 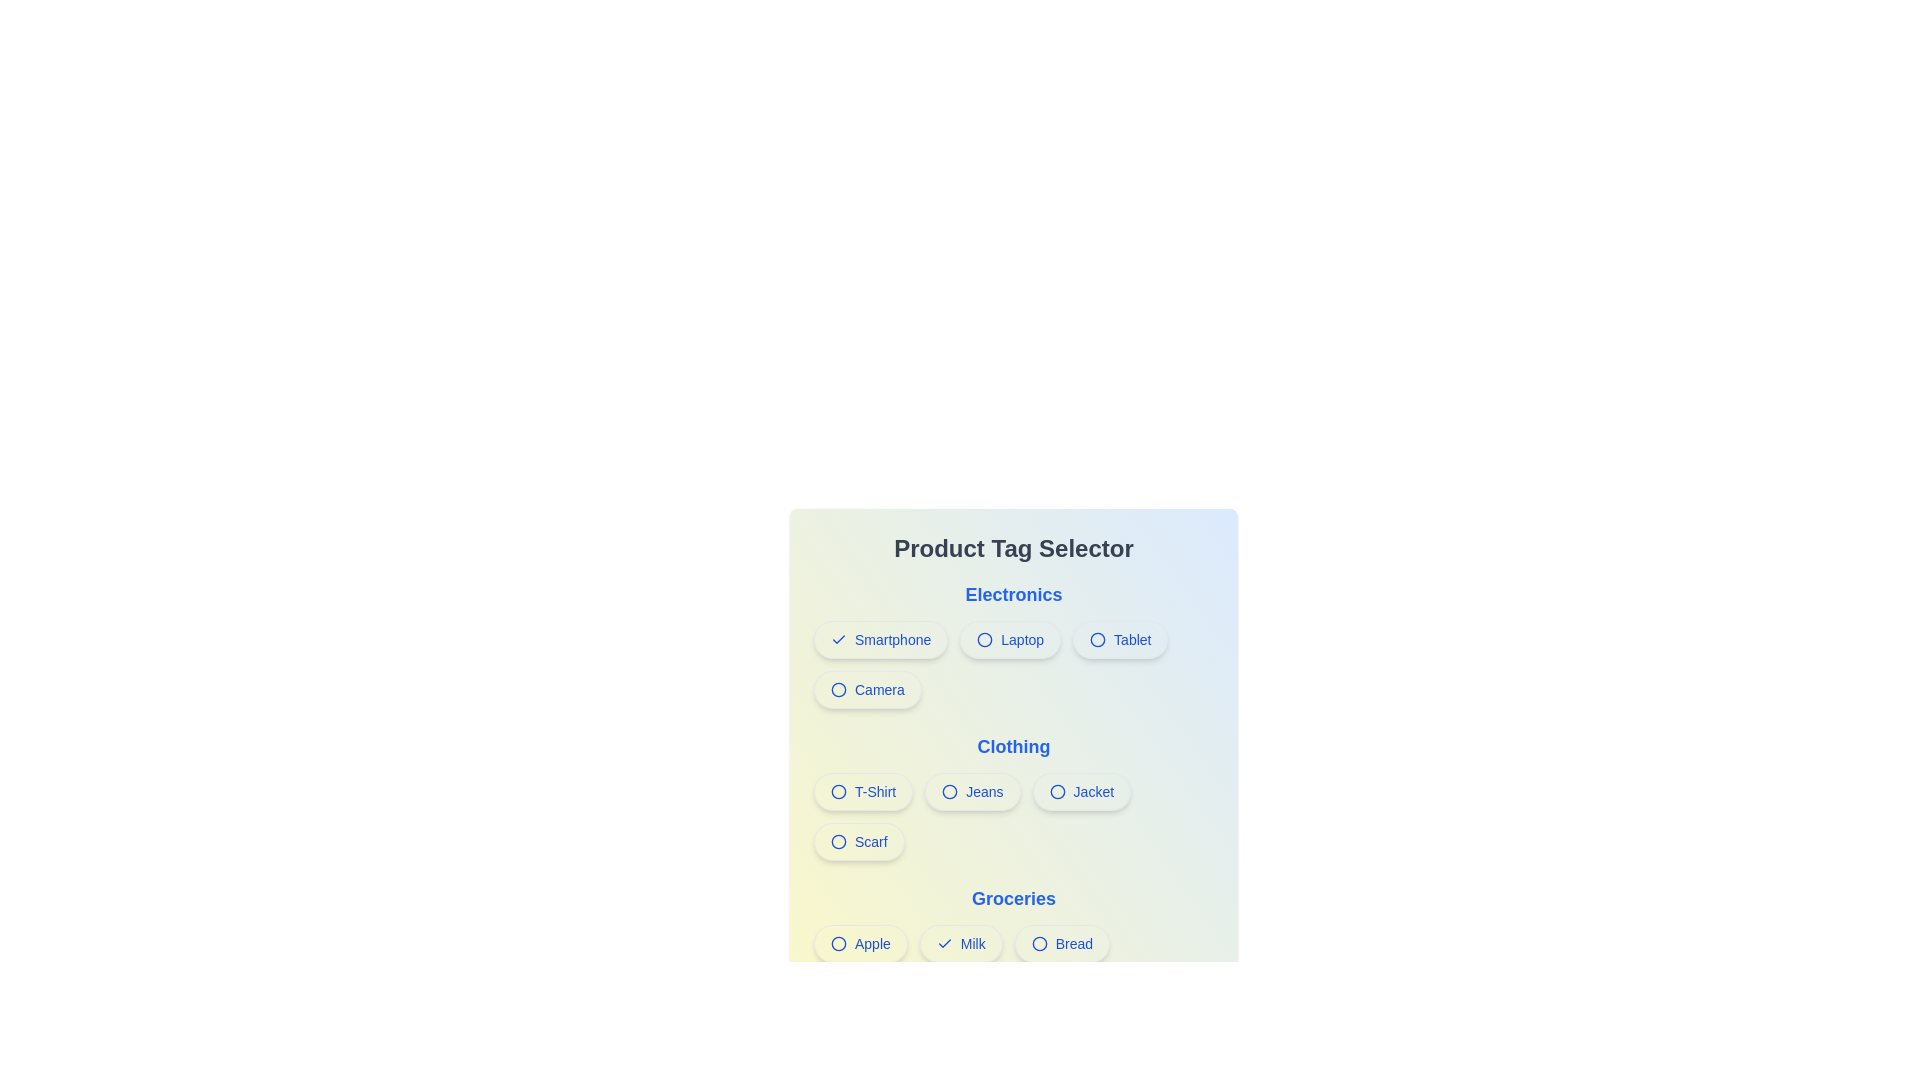 What do you see at coordinates (859, 841) in the screenshot?
I see `the 'Scarf' button, which is the last button in the 'Clothing' section` at bounding box center [859, 841].